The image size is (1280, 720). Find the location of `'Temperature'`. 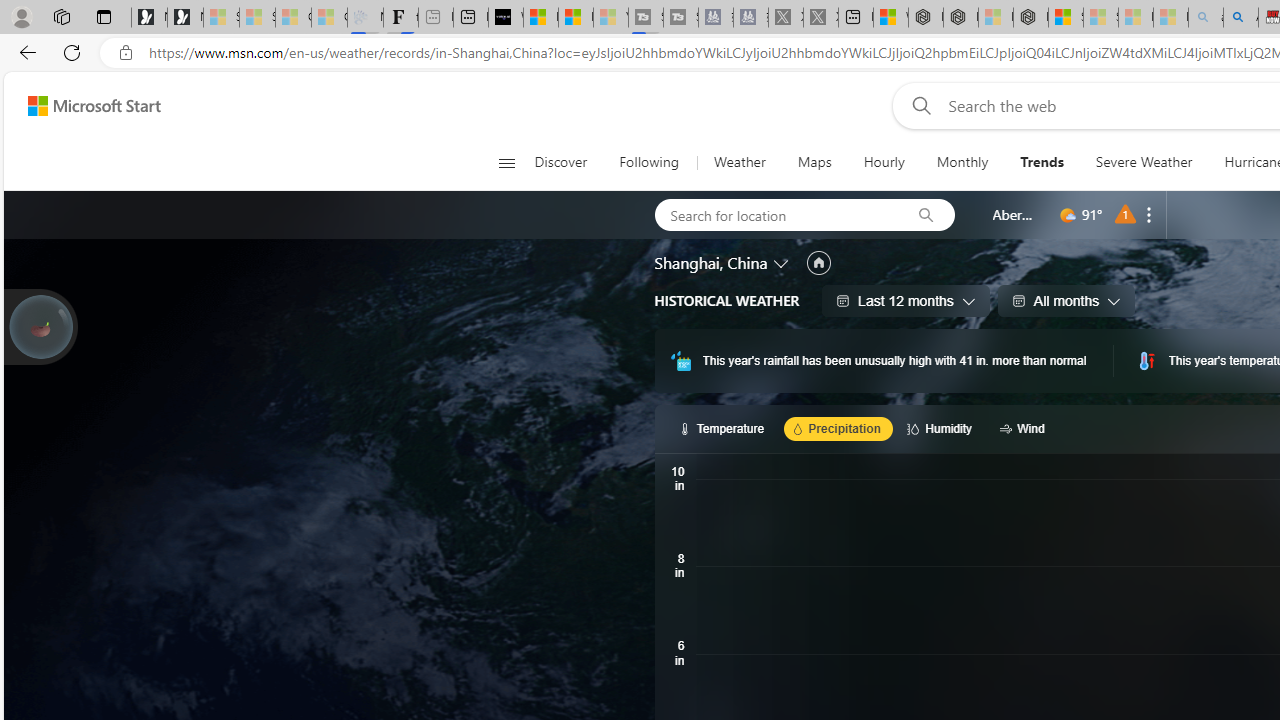

'Temperature' is located at coordinates (723, 427).